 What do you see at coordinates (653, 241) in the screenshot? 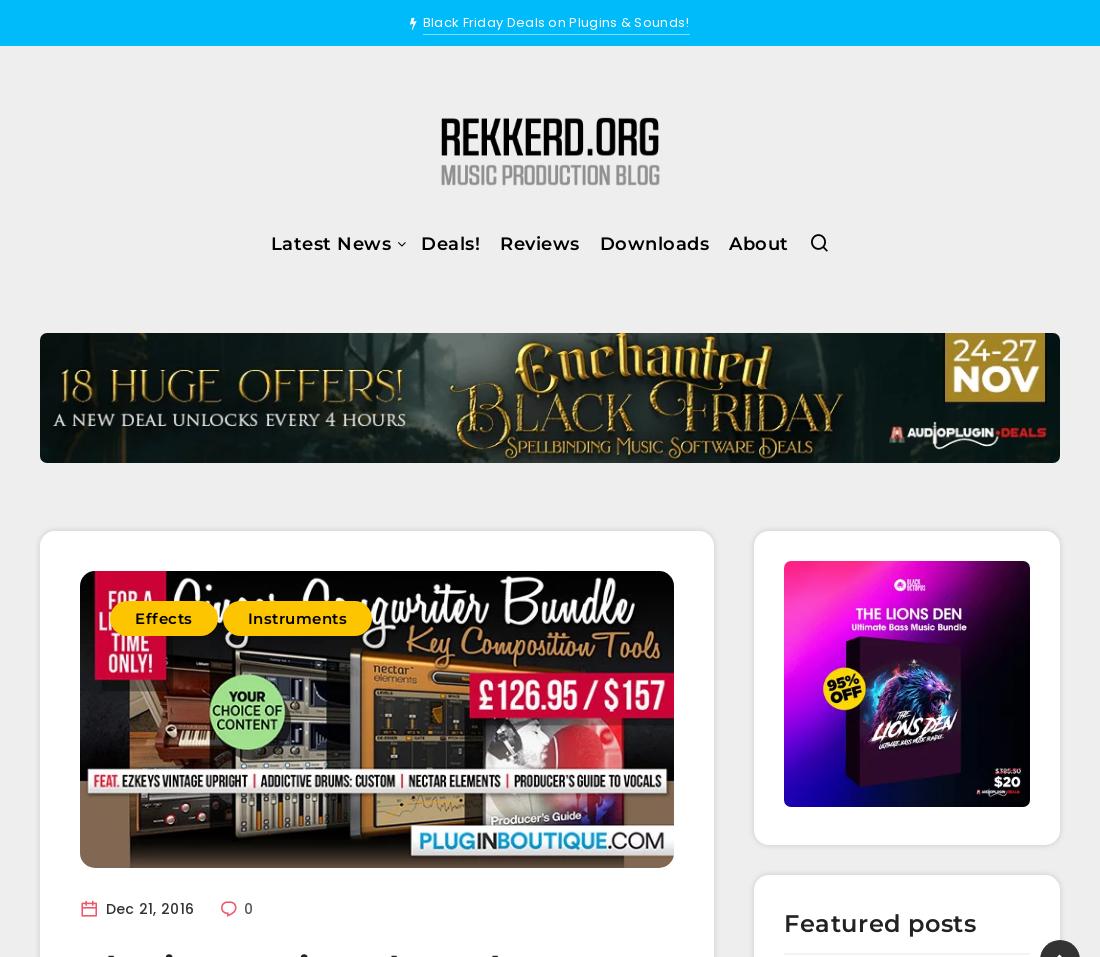
I see `'Downloads'` at bounding box center [653, 241].